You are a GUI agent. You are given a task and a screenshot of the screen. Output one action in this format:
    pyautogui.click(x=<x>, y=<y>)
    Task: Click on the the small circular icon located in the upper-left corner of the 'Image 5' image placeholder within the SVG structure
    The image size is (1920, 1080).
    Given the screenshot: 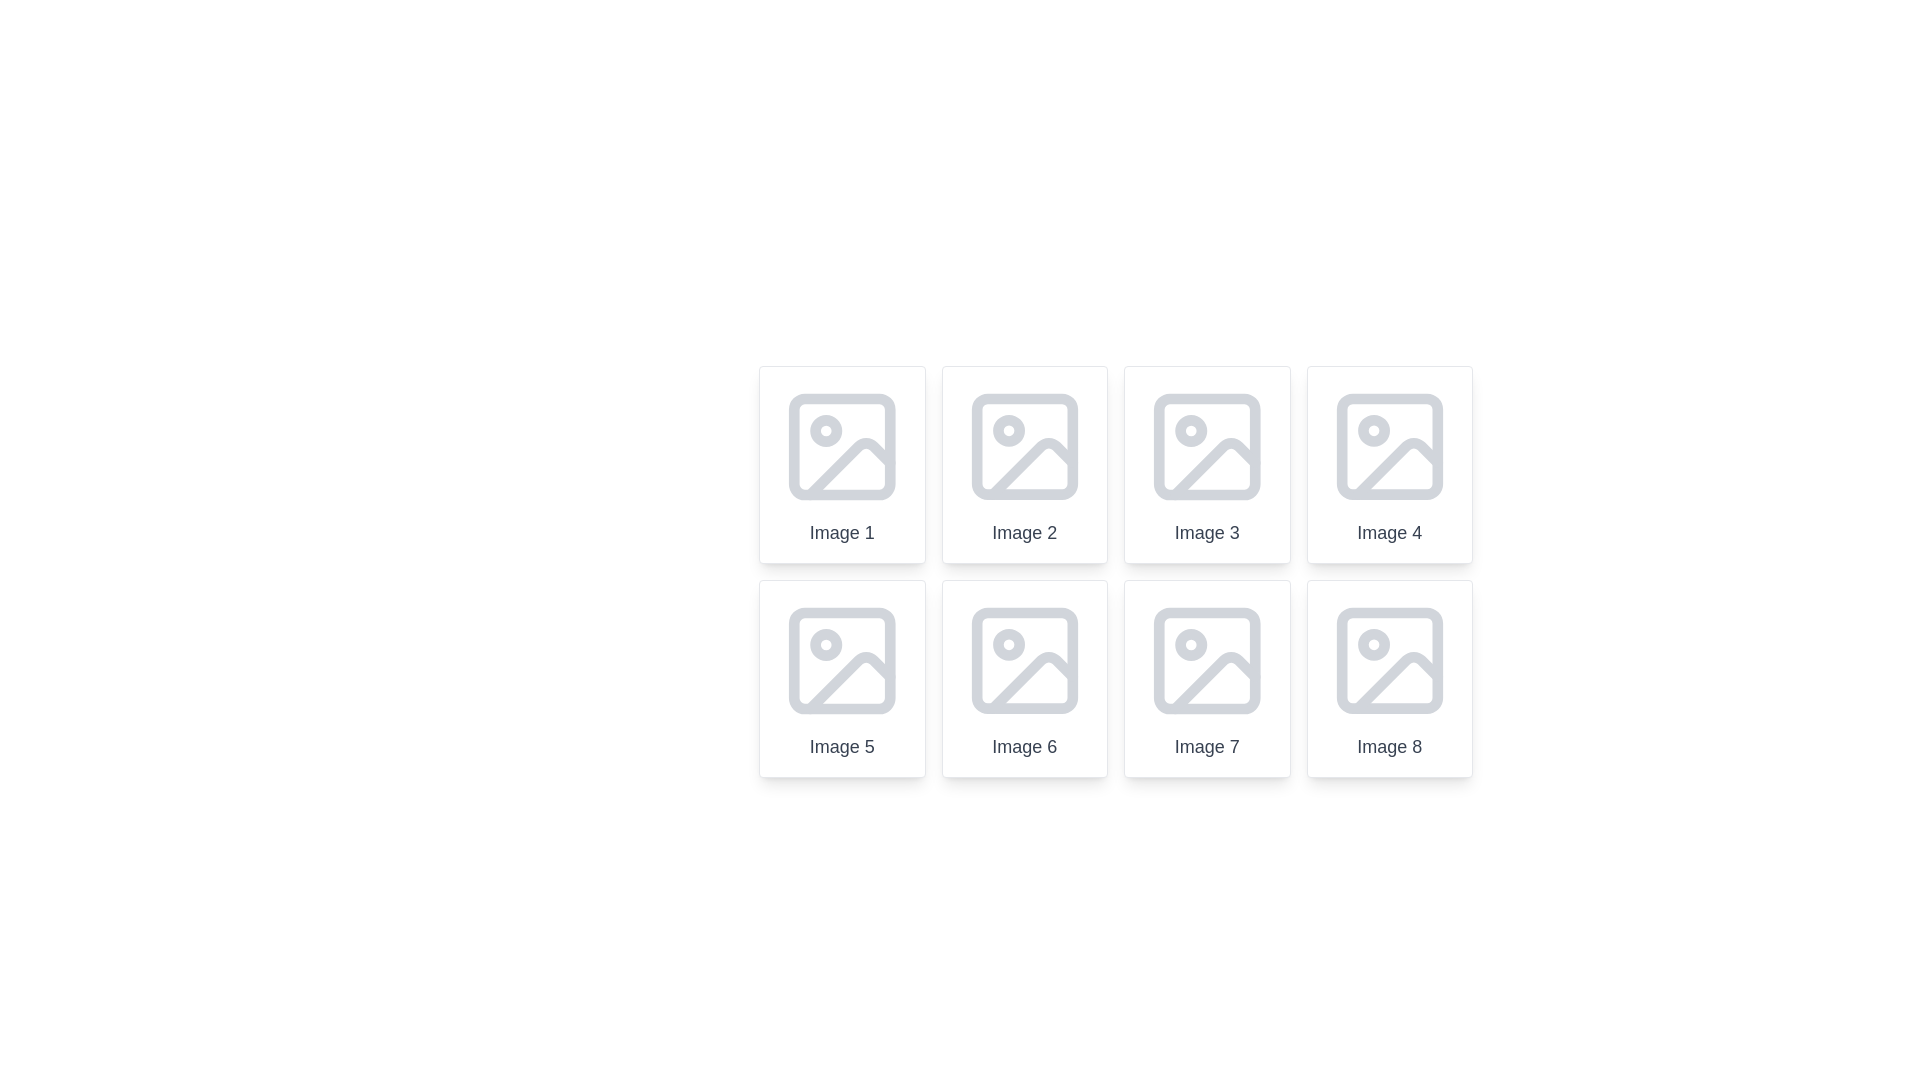 What is the action you would take?
    pyautogui.click(x=826, y=644)
    